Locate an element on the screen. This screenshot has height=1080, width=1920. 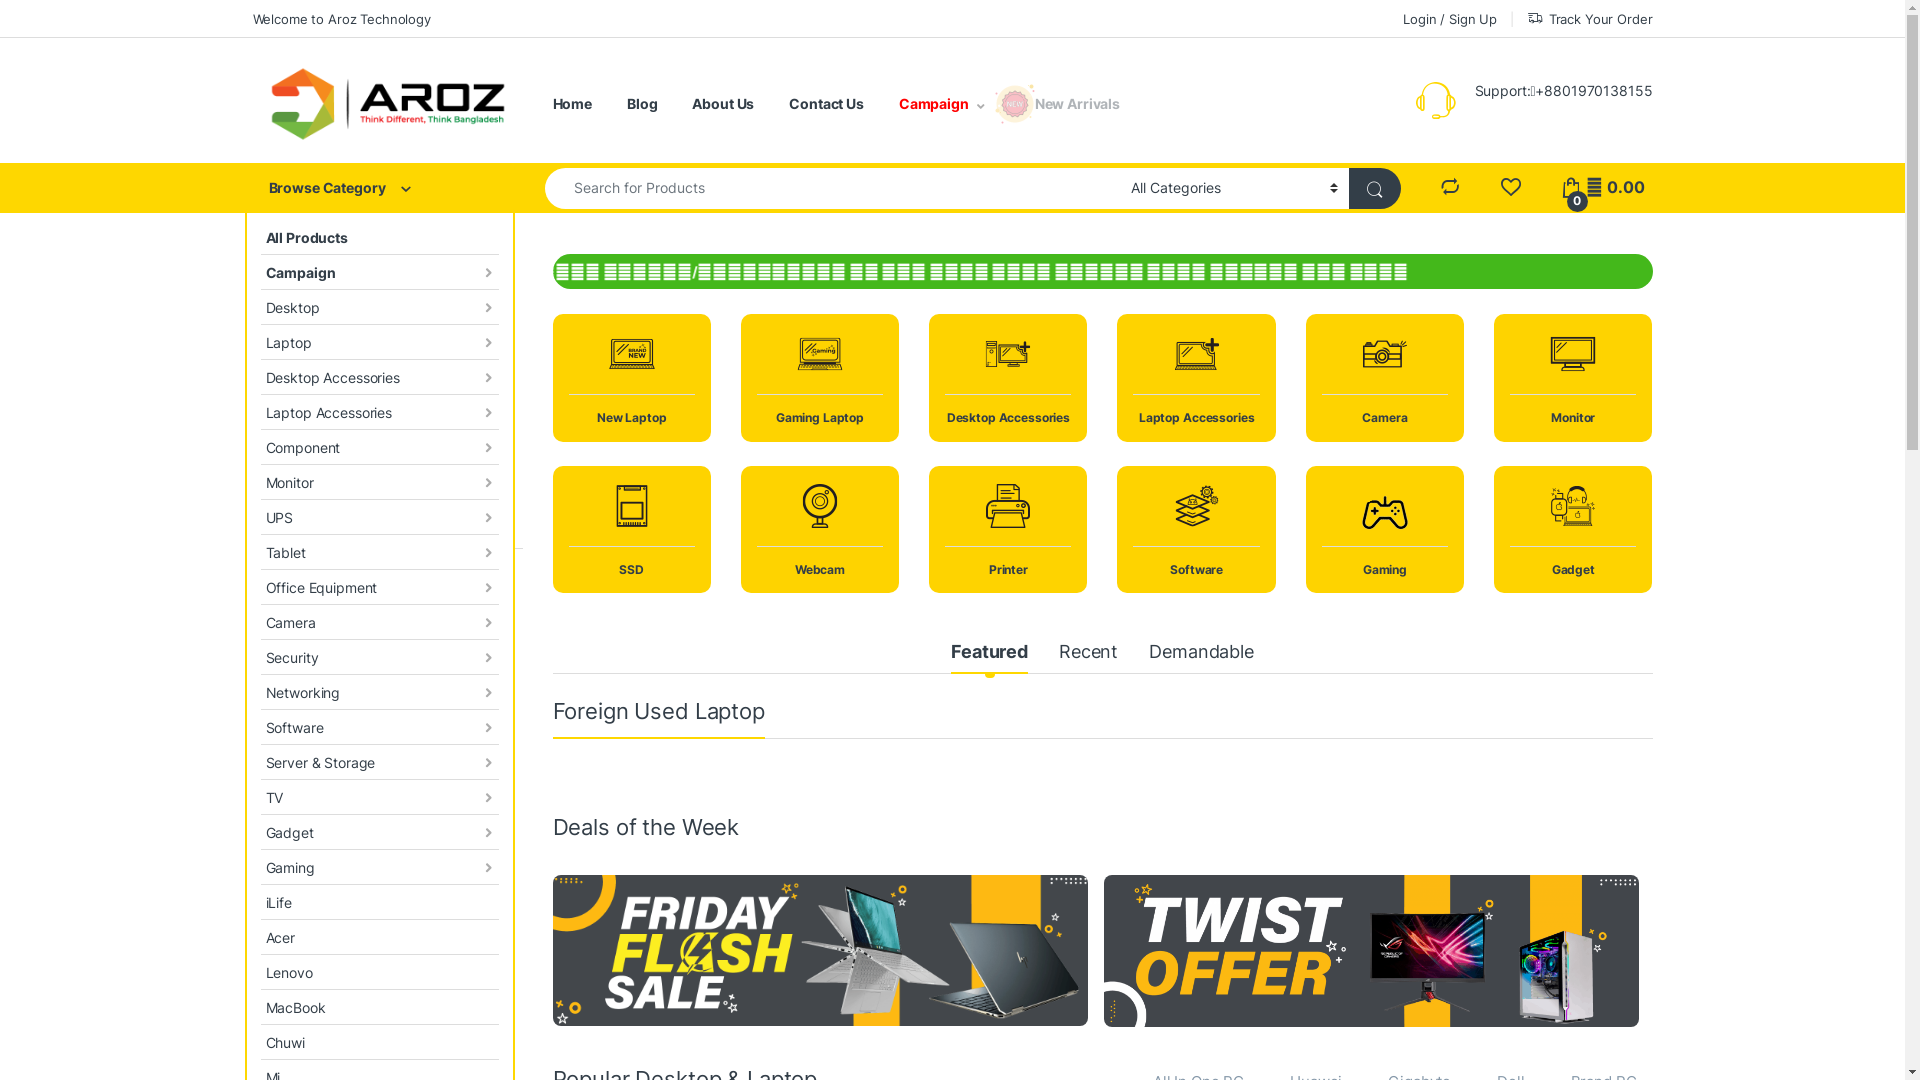
'Camera' is located at coordinates (1384, 377).